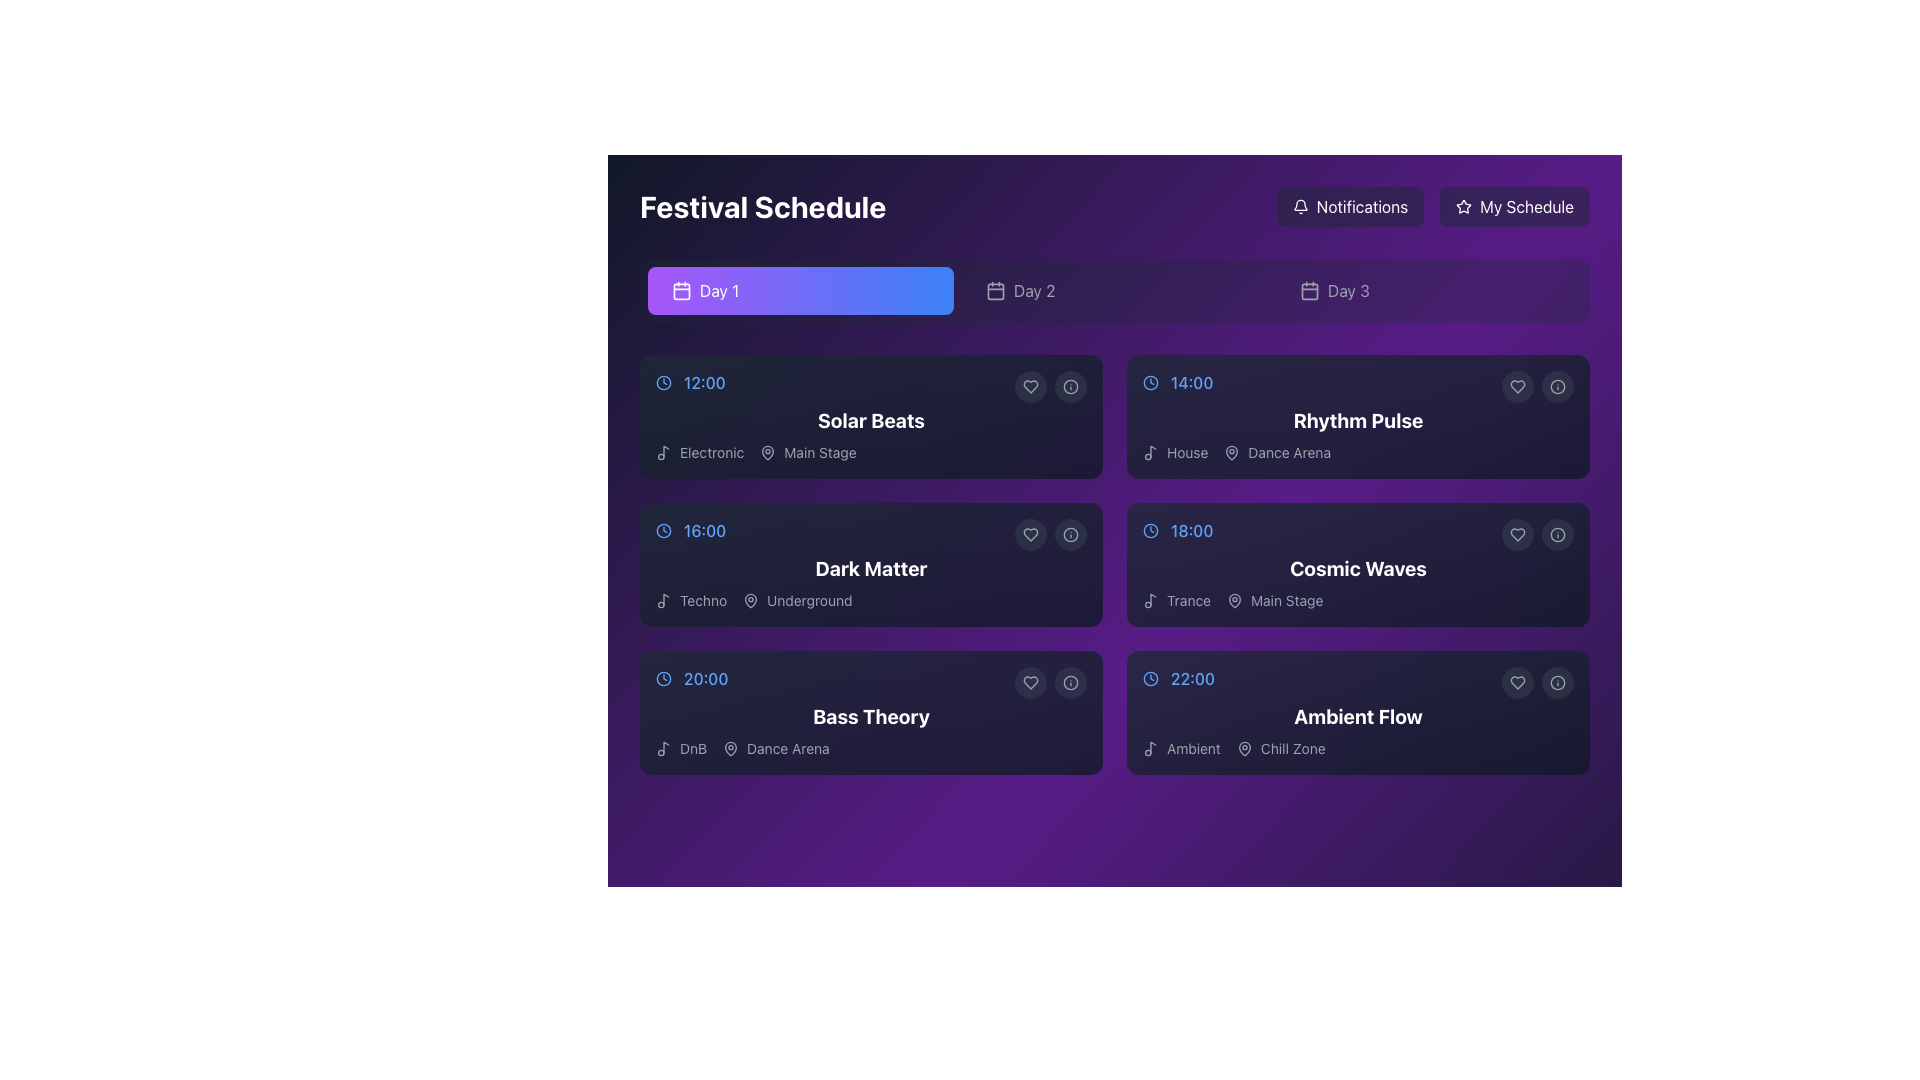 Image resolution: width=1920 pixels, height=1080 pixels. I want to click on the heart icon embedded within the circular button in the upper-right corner of the 'Solar Beats' schedule box, so click(1031, 386).